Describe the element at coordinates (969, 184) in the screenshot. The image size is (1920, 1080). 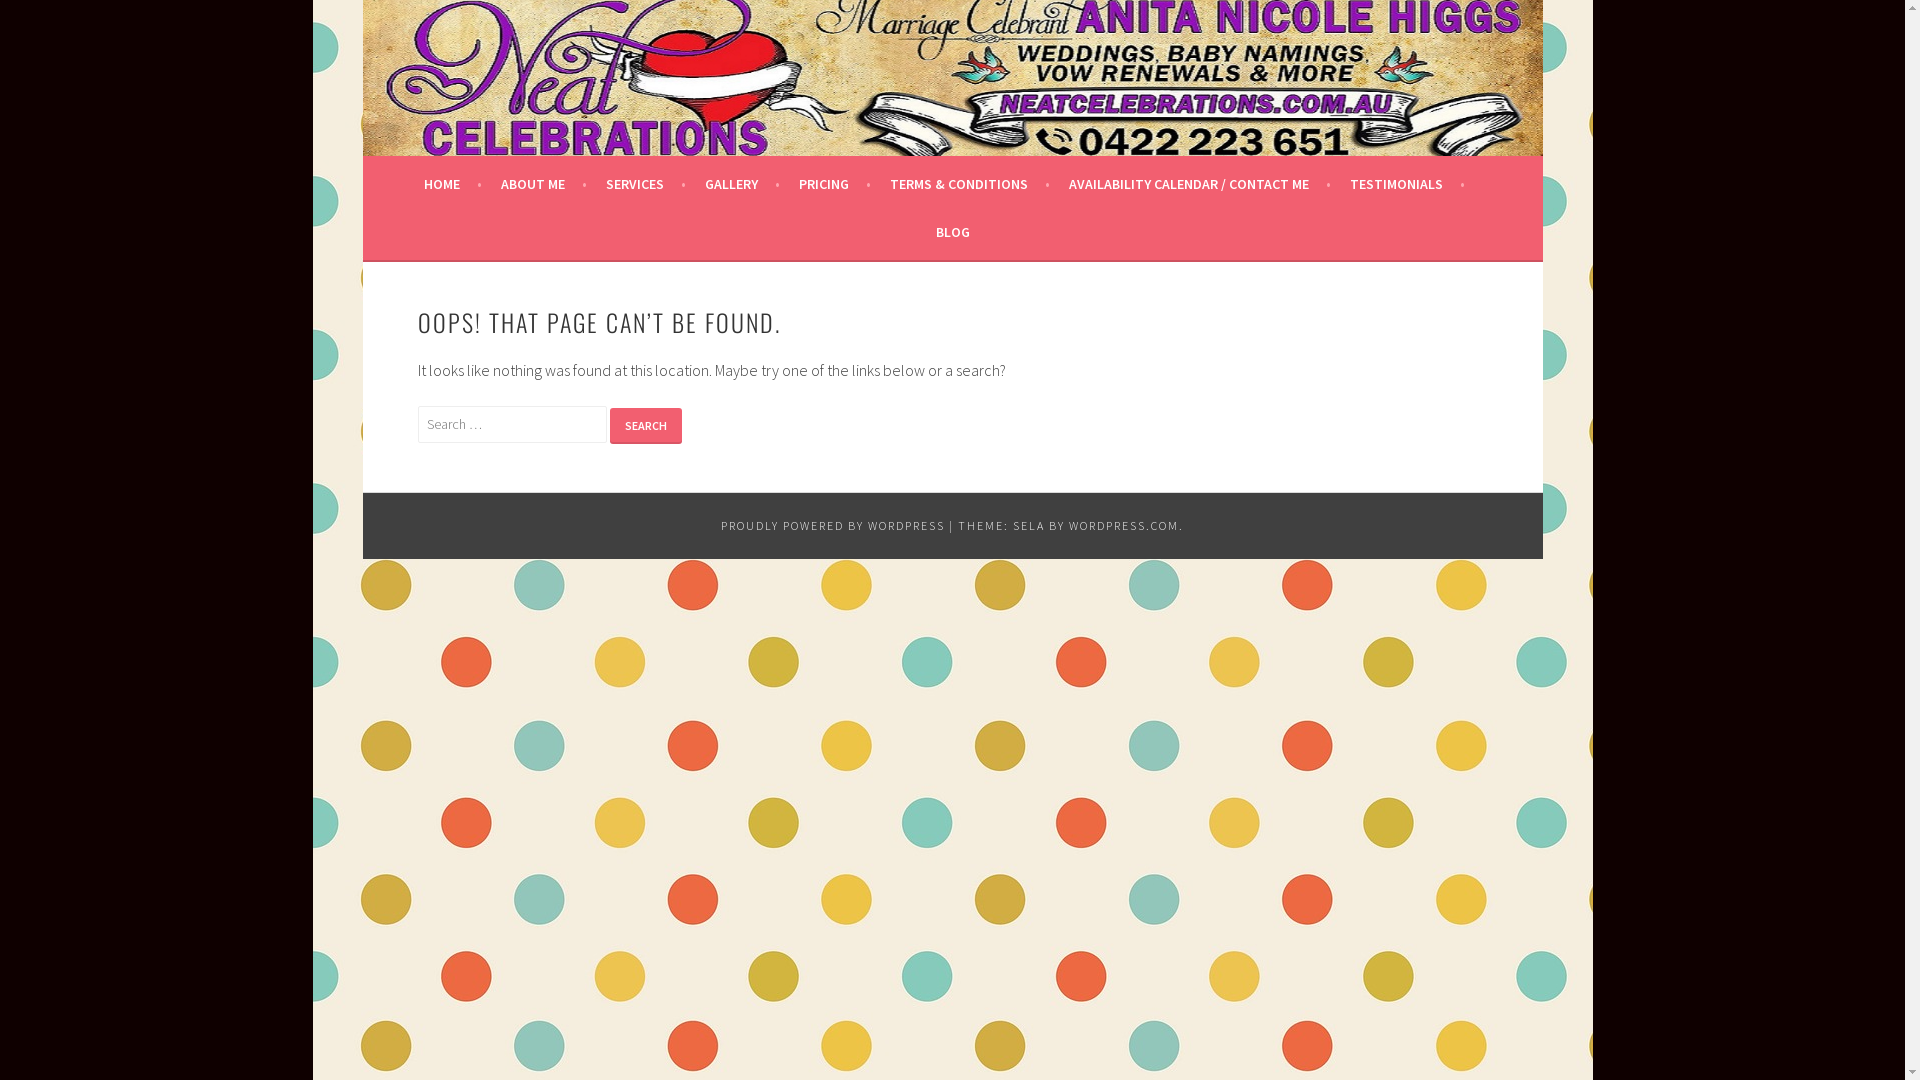
I see `'TERMS & CONDITIONS'` at that location.